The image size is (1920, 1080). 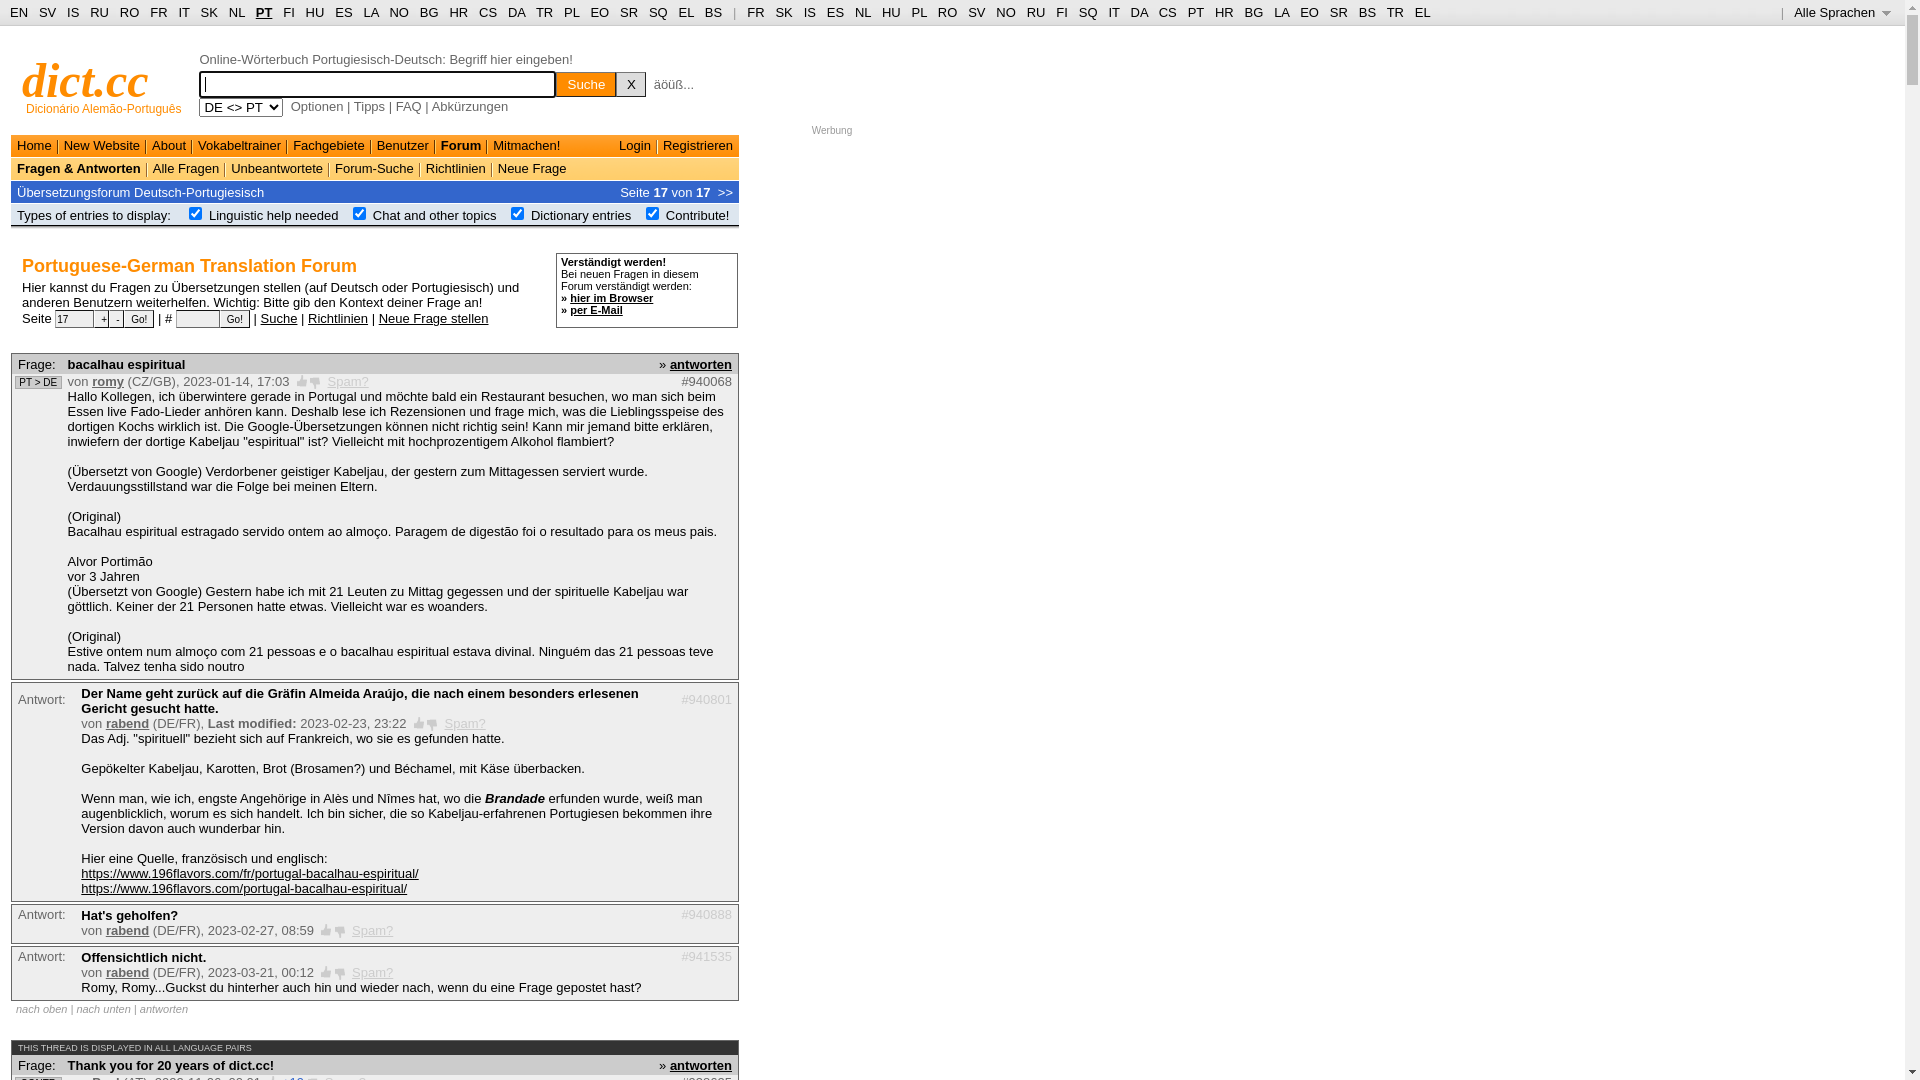 What do you see at coordinates (457, 12) in the screenshot?
I see `'HR'` at bounding box center [457, 12].